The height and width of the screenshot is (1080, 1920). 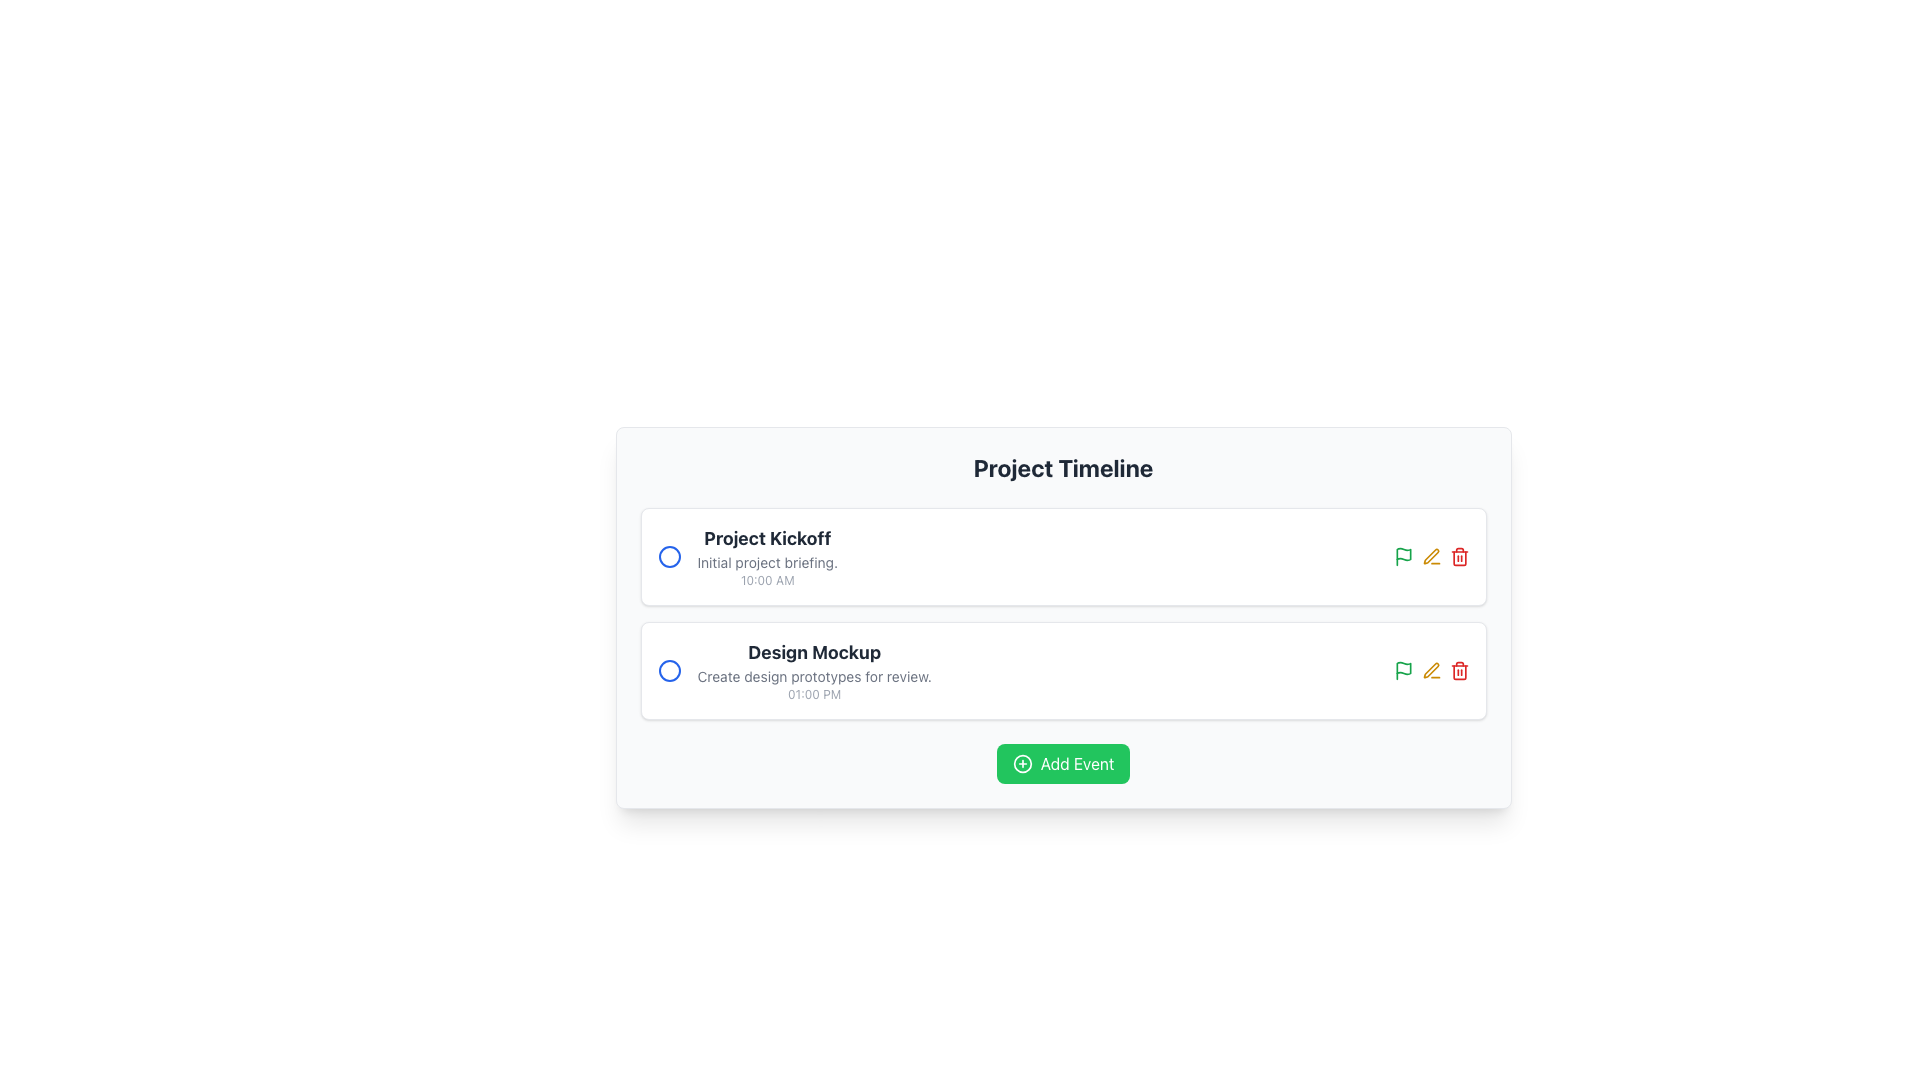 I want to click on the flag icon located at the right end of the 'Project Kickoff' timeline entry, which allows the user to mark or highlight the associated timeline item for attention or categorization, so click(x=1402, y=668).